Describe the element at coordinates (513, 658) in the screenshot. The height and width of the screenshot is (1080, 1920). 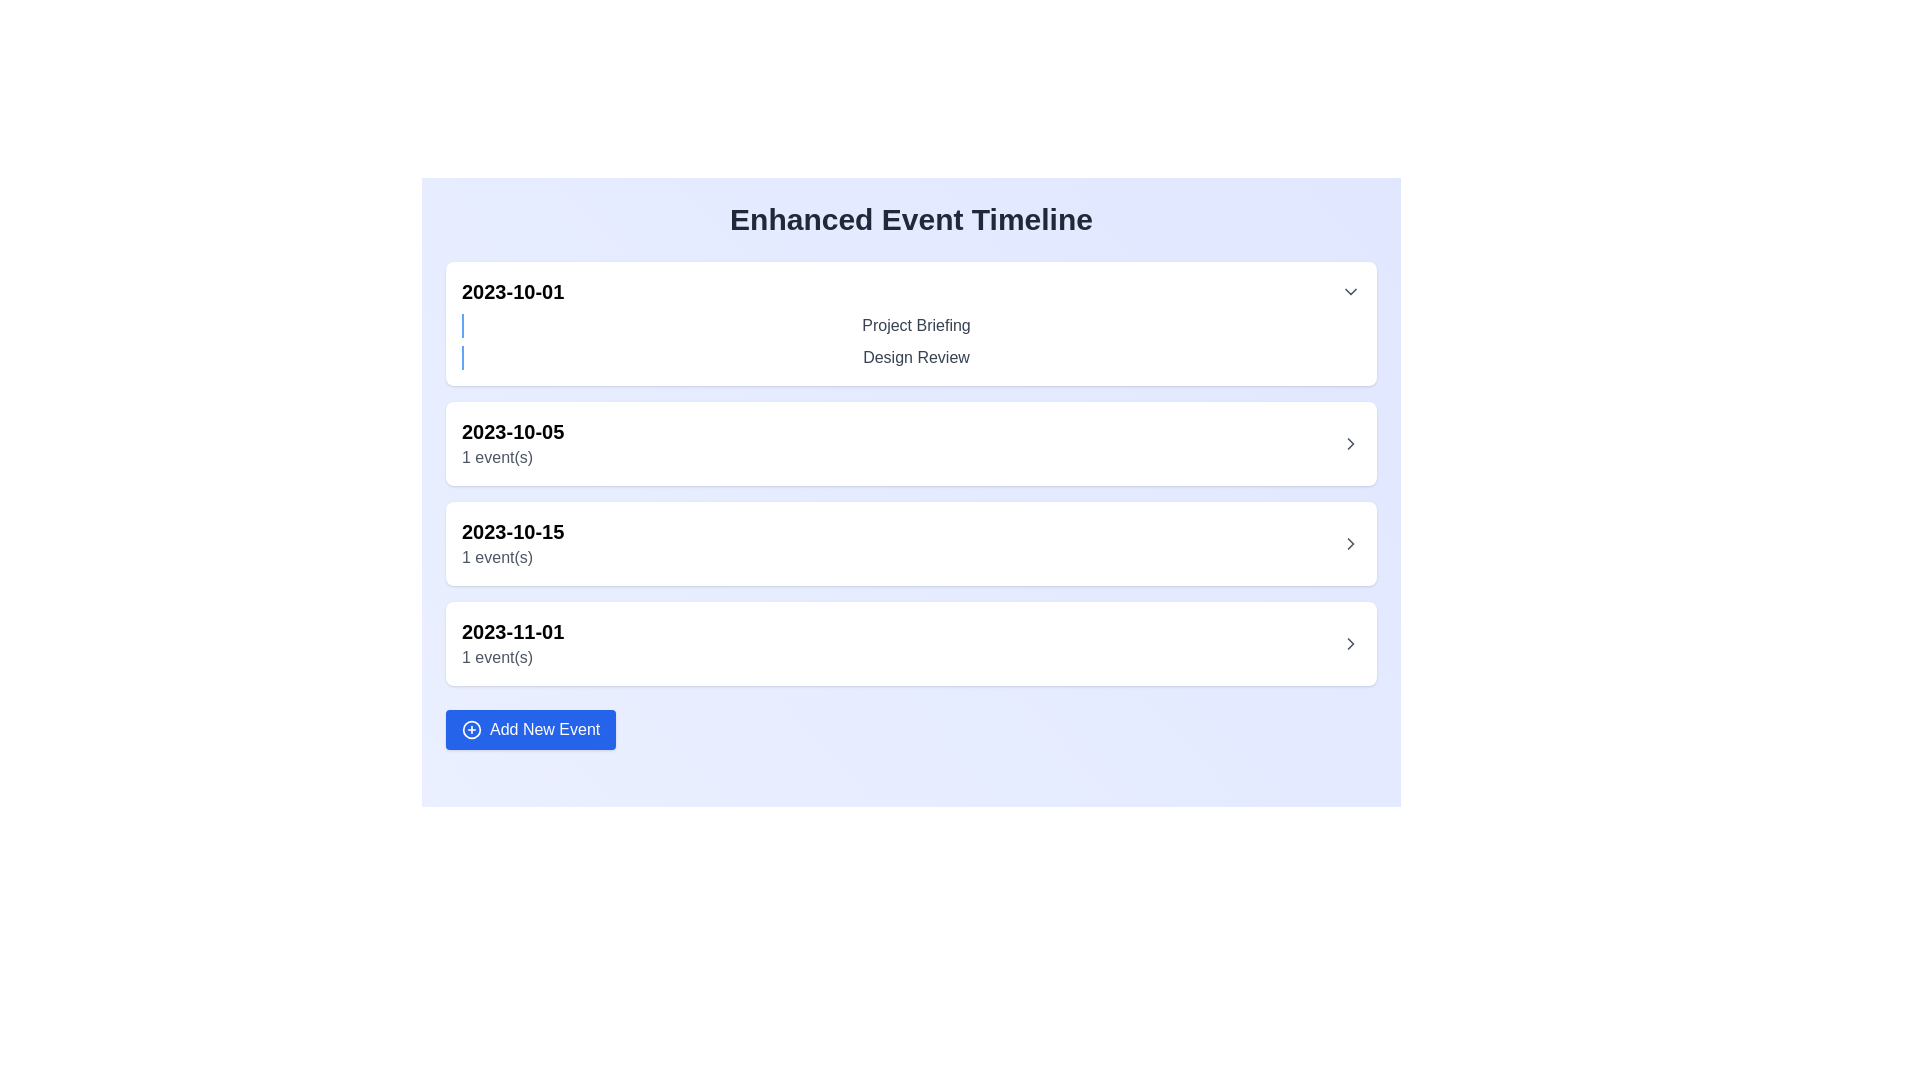
I see `the text label displaying '1 event(s)' styled in gray, located below the date '2023-11-01'` at that location.